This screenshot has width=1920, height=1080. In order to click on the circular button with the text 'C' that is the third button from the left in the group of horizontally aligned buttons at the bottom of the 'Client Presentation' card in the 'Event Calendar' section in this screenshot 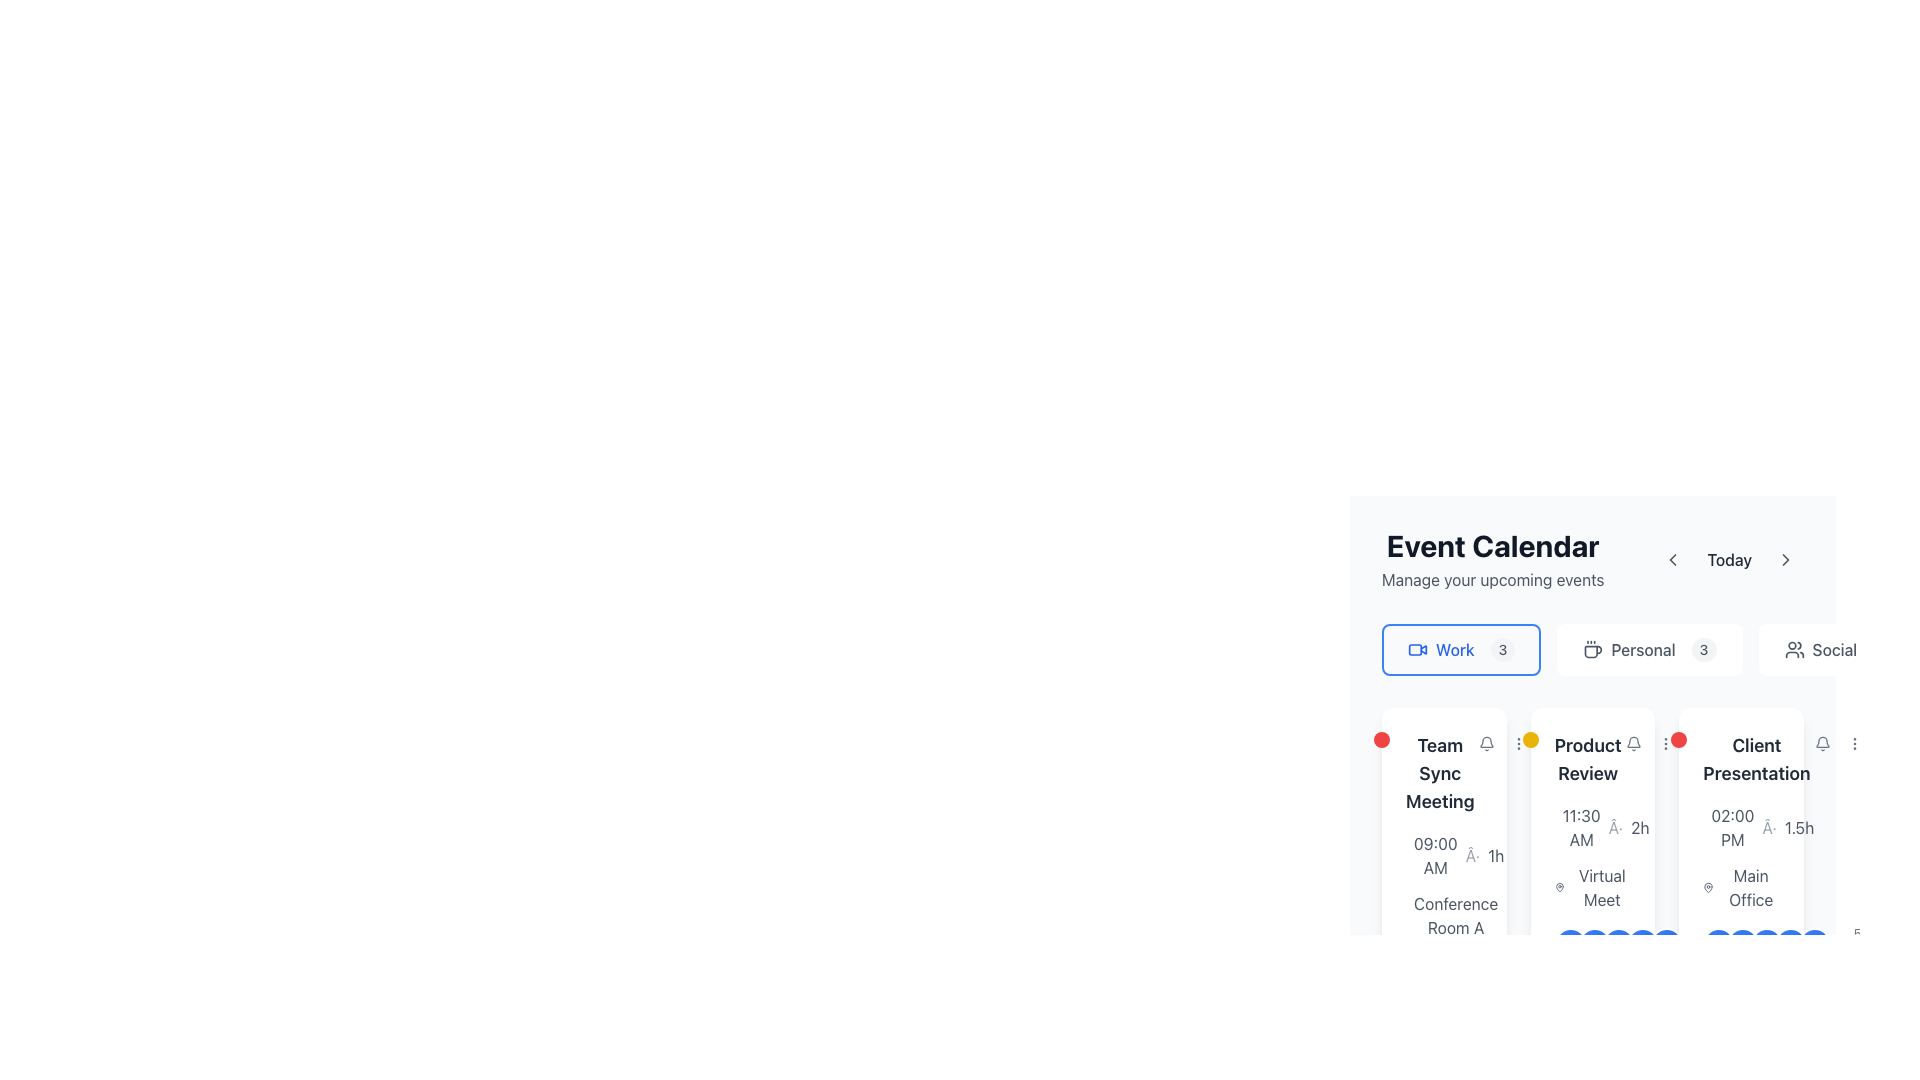, I will do `click(1767, 944)`.